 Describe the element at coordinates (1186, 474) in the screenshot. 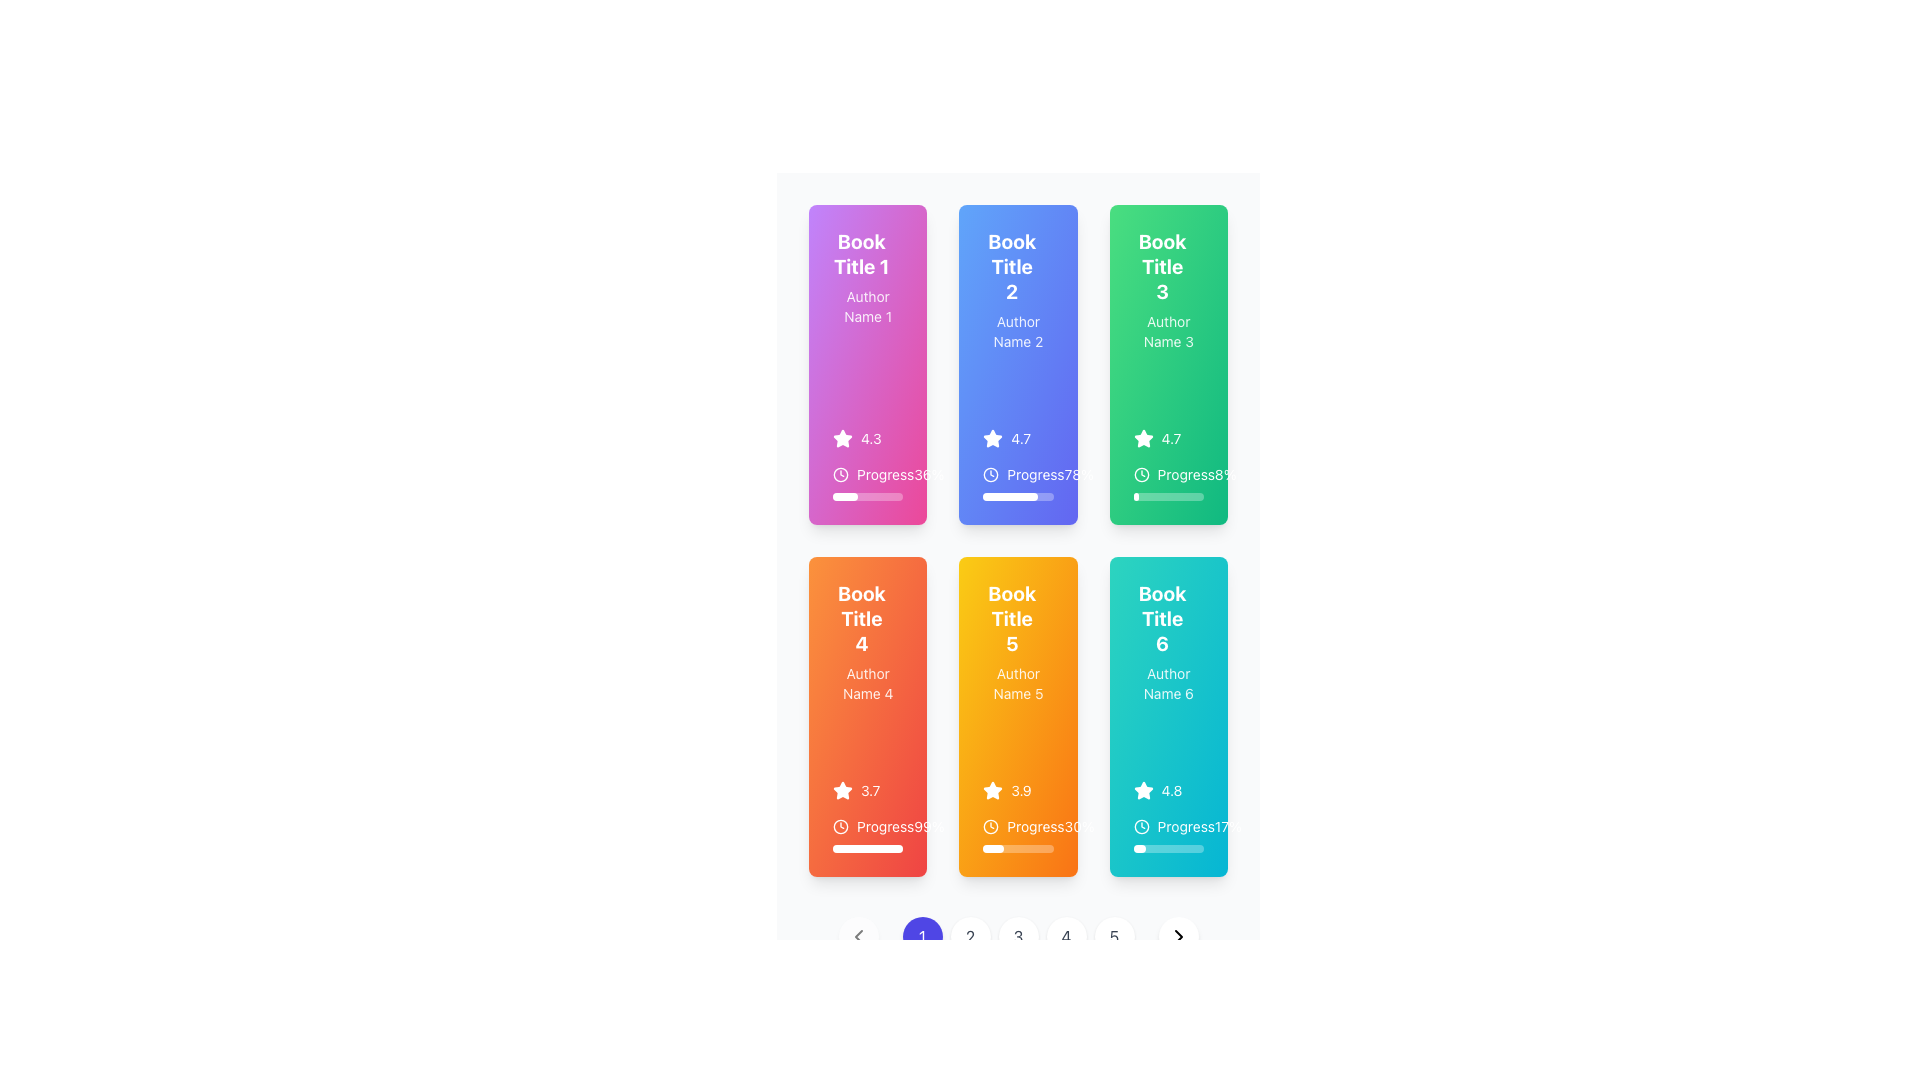

I see `the 'Progress' text label located in the third card of the top row, which indicates the progress status and is adjacent to a clock icon` at that location.